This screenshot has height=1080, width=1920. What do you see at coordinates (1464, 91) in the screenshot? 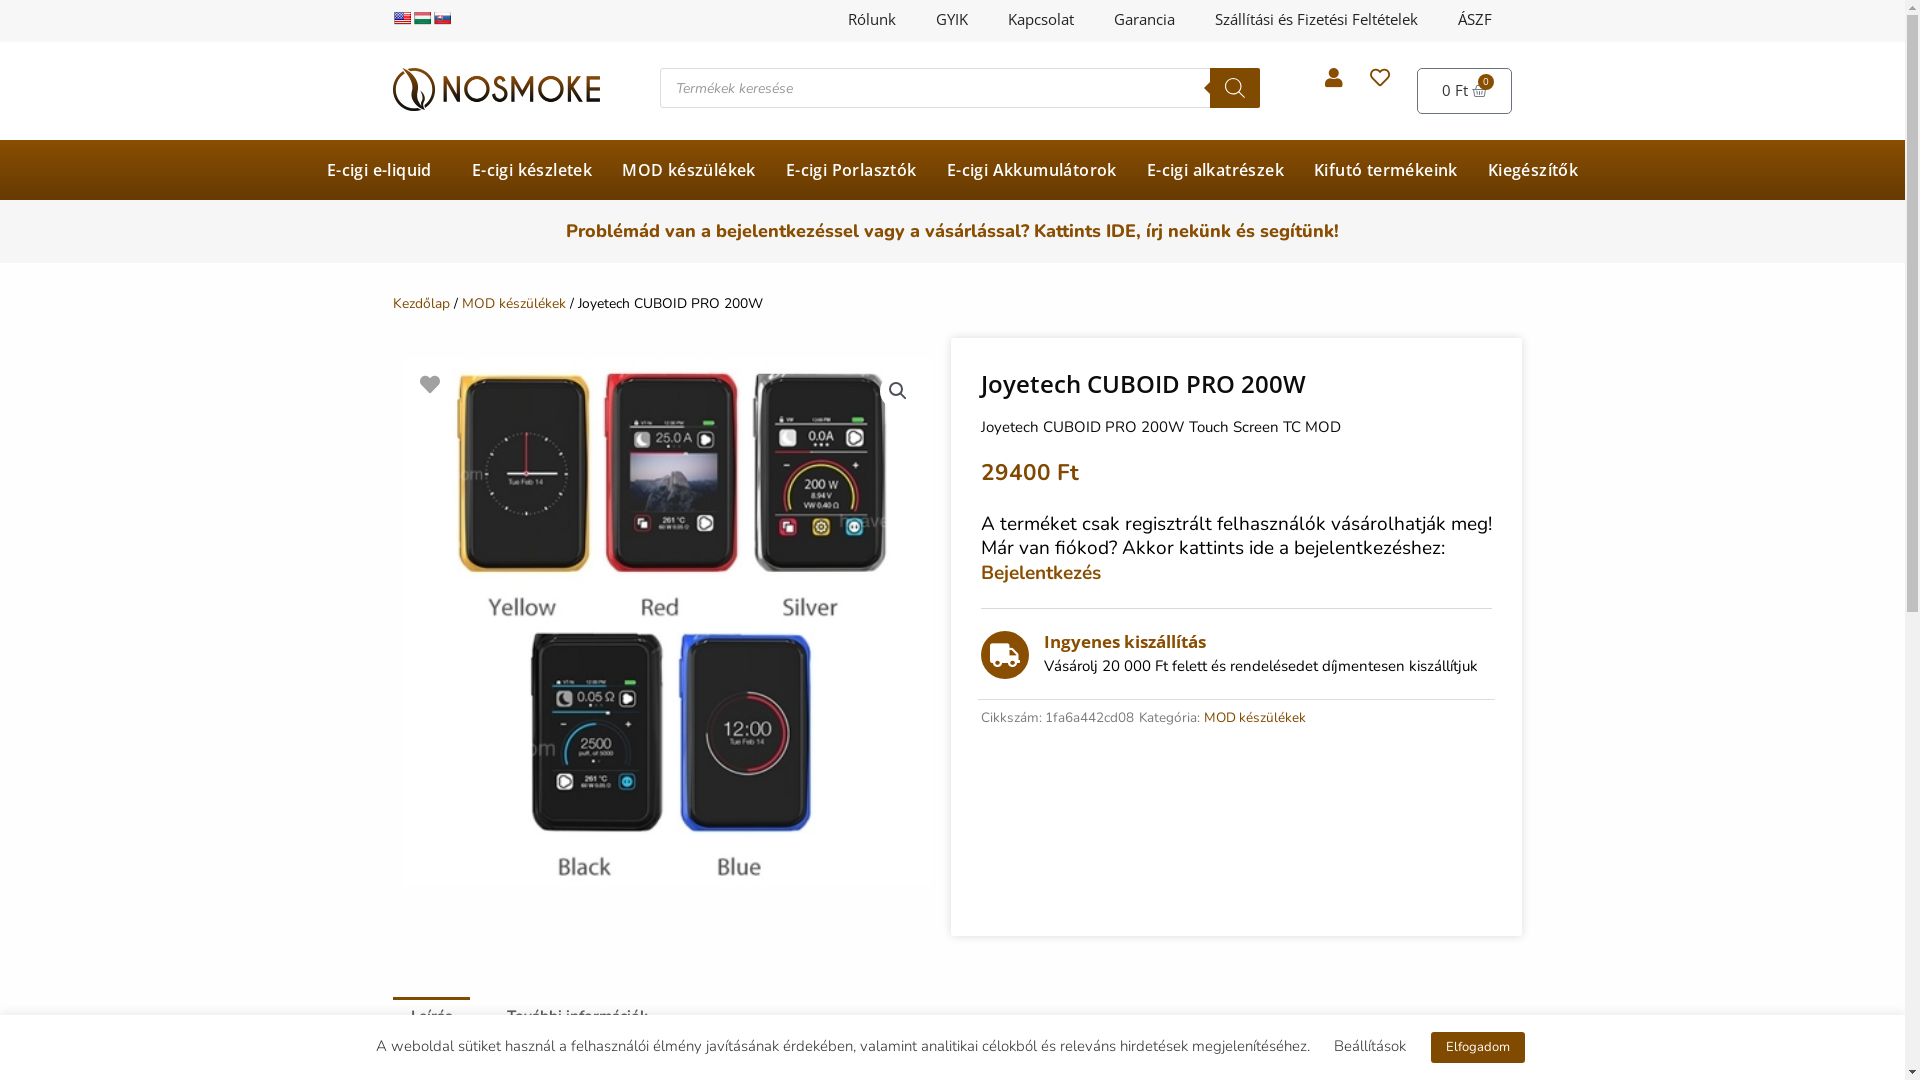
I see `'0 Ft` at bounding box center [1464, 91].